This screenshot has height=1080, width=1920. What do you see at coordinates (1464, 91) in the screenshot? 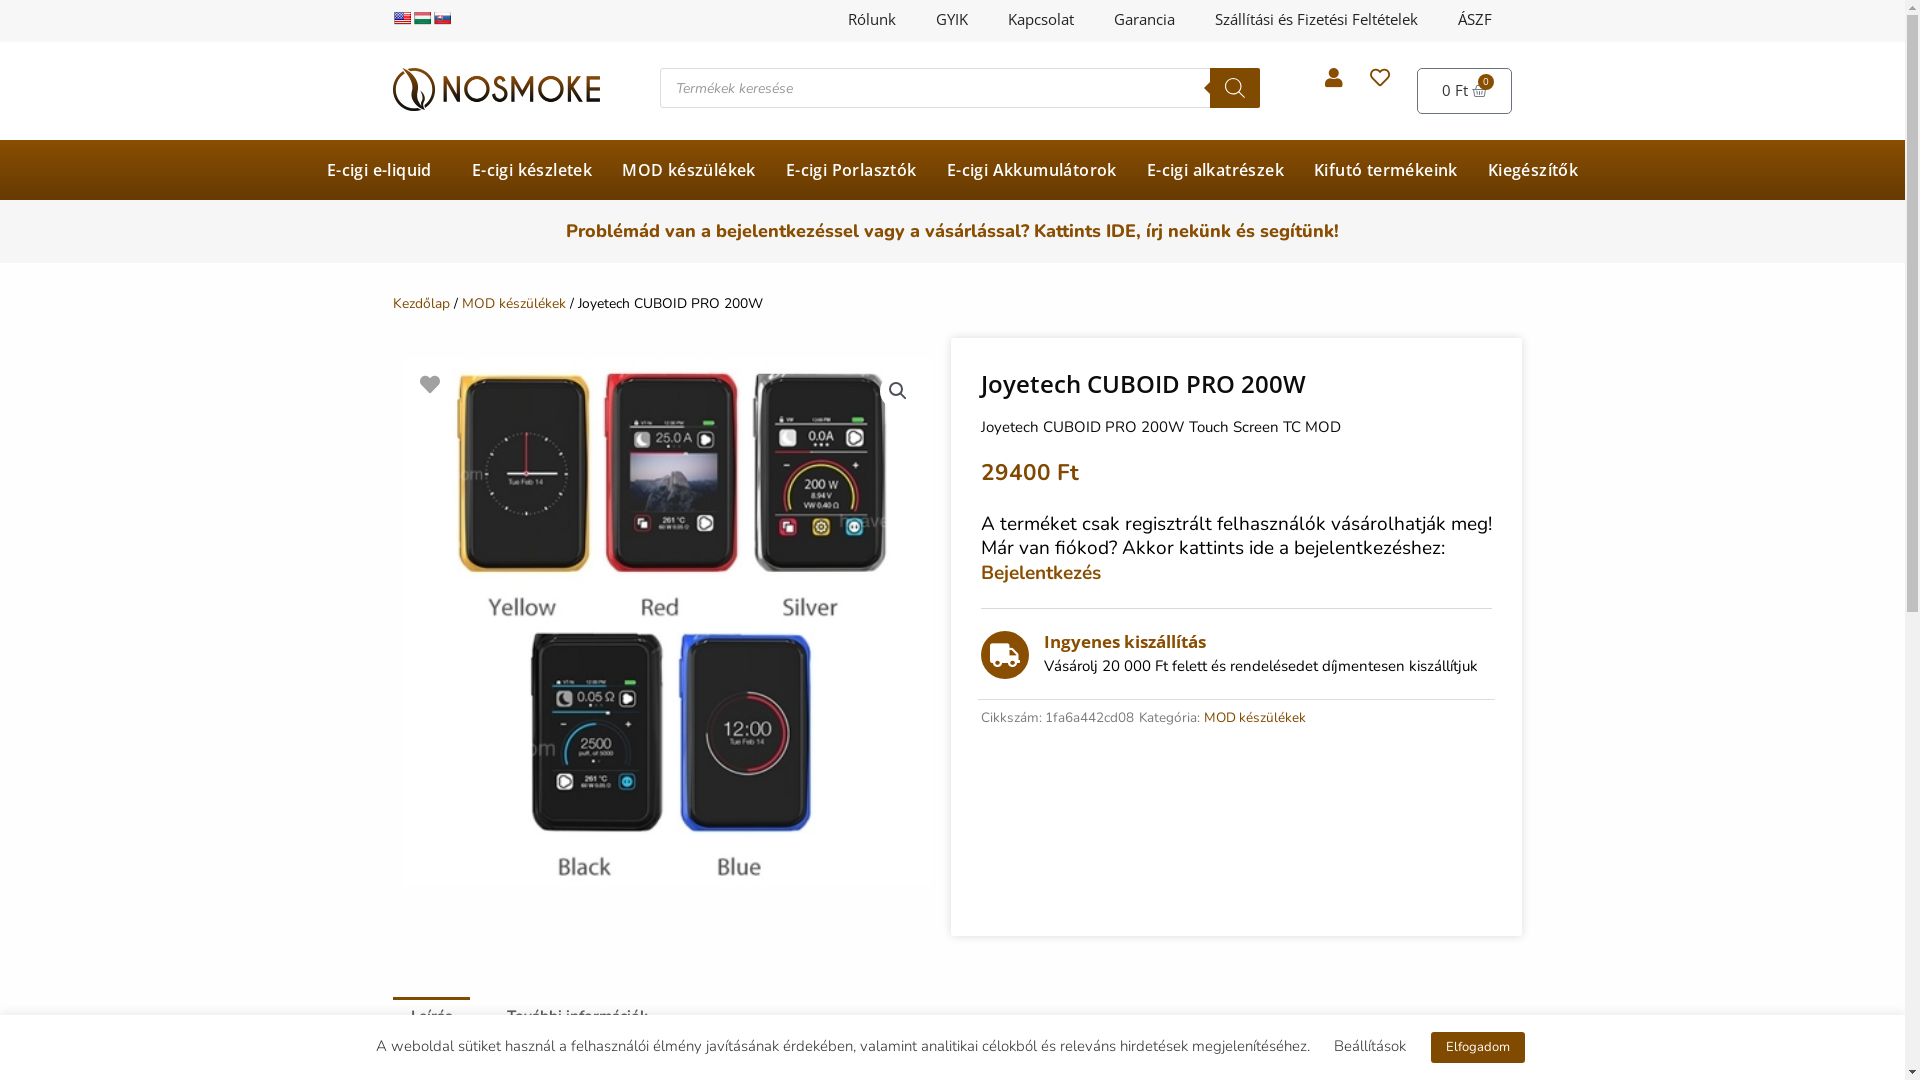
I see `'0 Ft` at bounding box center [1464, 91].